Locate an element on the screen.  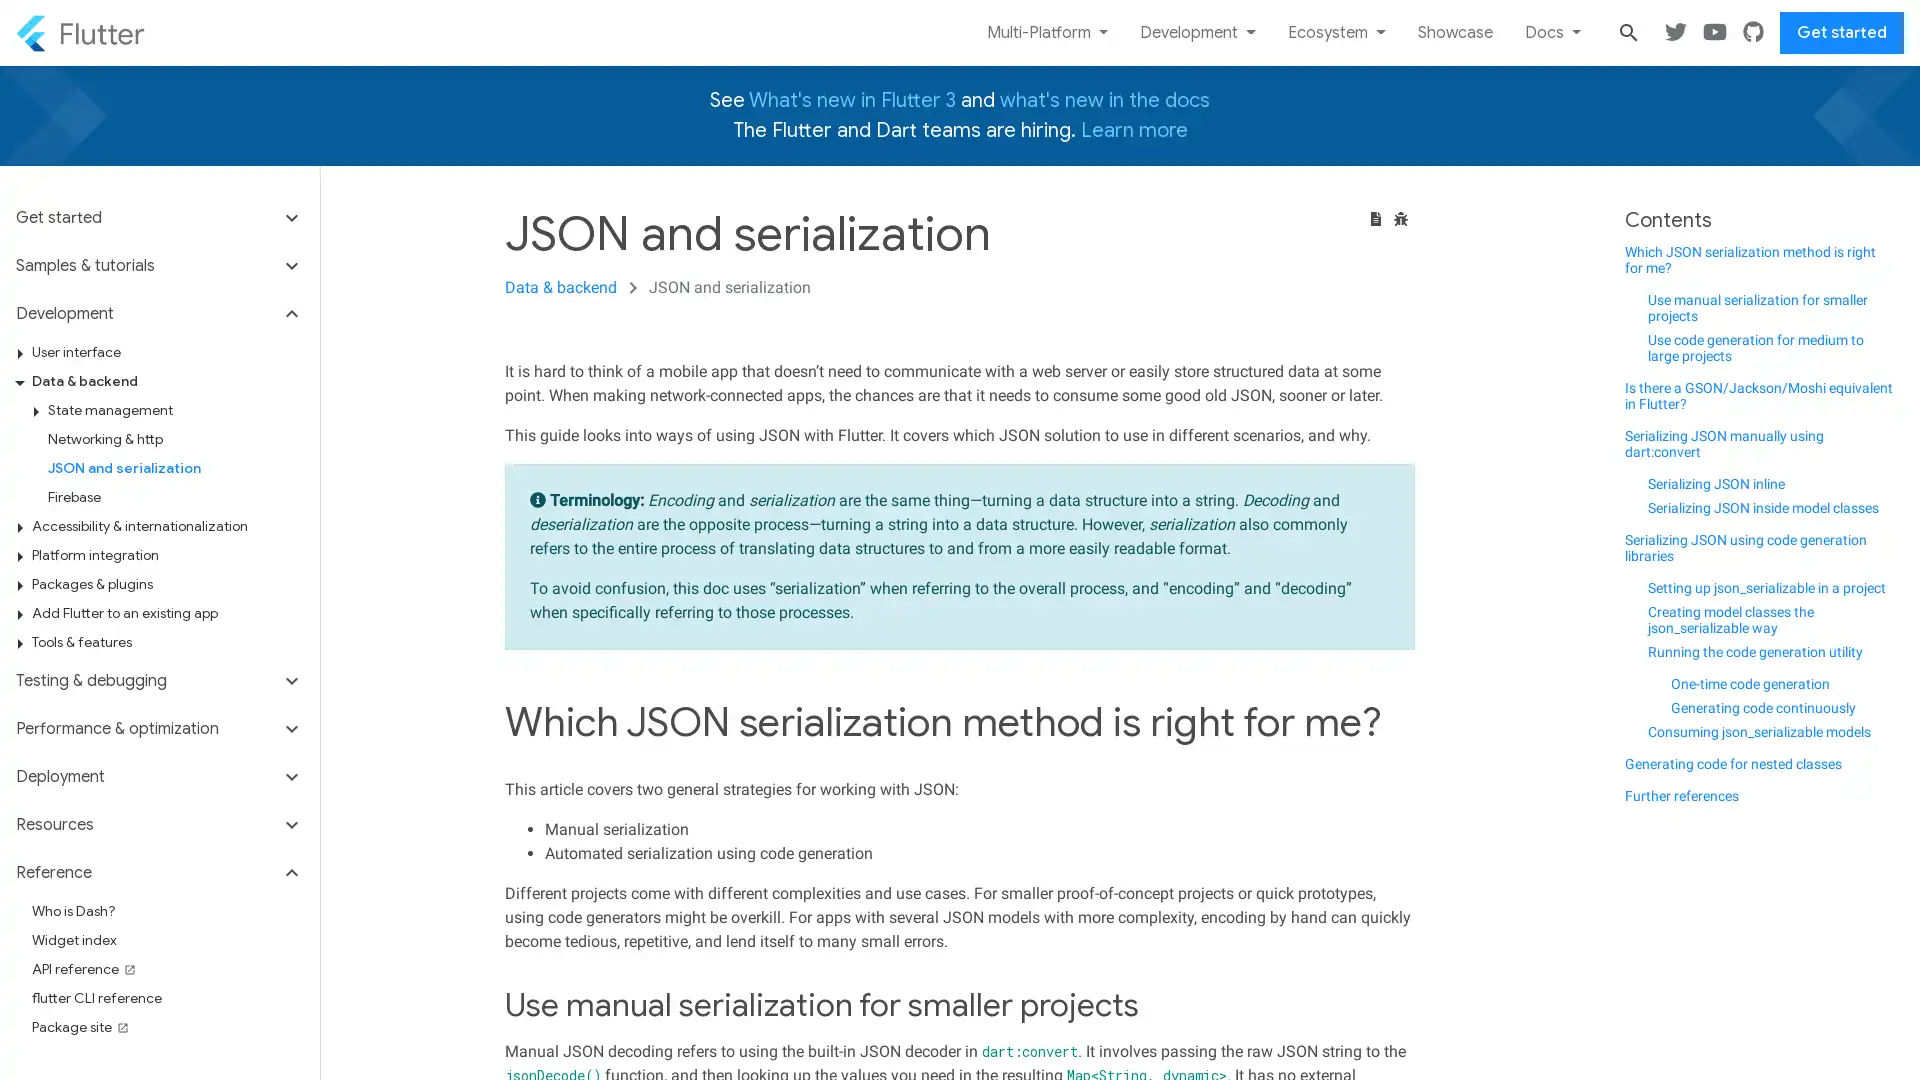
arrow_drop_down User interface is located at coordinates (167, 351).